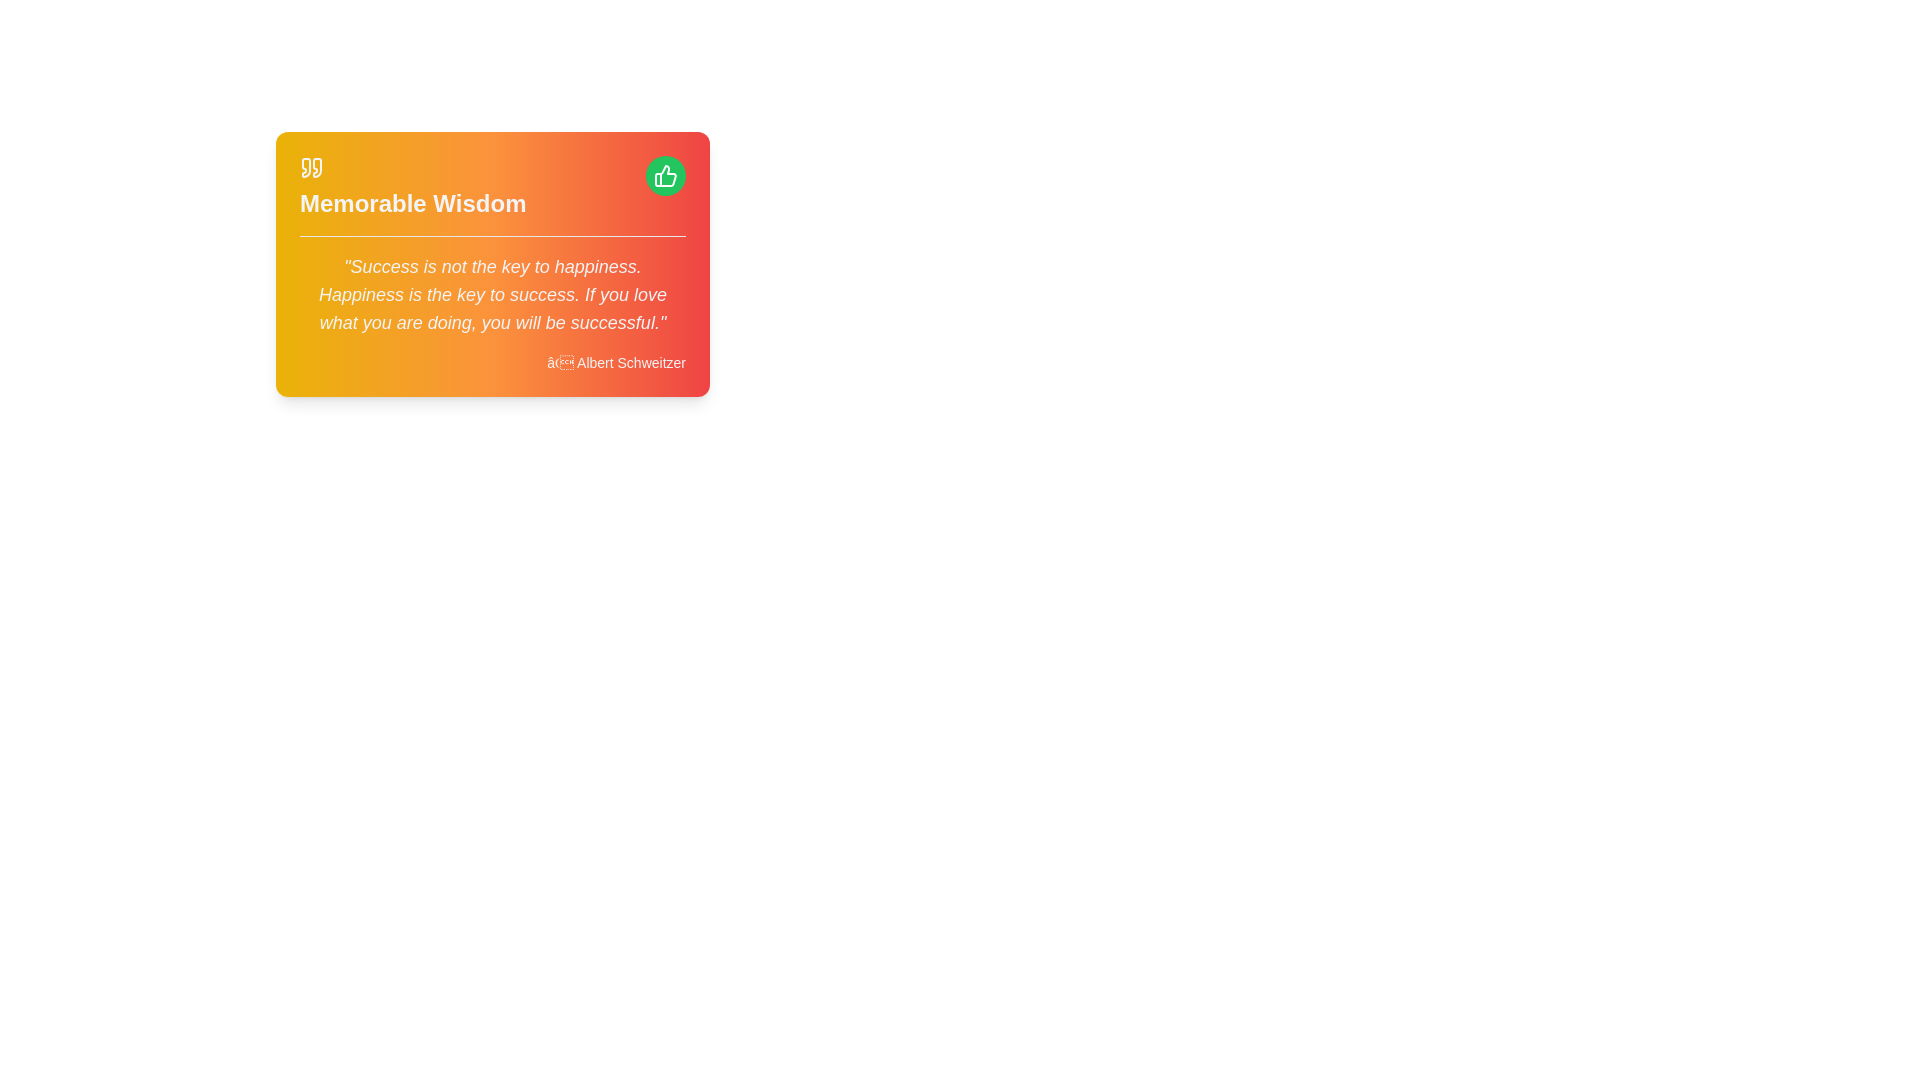  What do you see at coordinates (412, 204) in the screenshot?
I see `text component displaying the phrase 'Memorable Wisdom' which is bold and large with a gradient background in warm tones, located in the upper-left section of a card layout` at bounding box center [412, 204].